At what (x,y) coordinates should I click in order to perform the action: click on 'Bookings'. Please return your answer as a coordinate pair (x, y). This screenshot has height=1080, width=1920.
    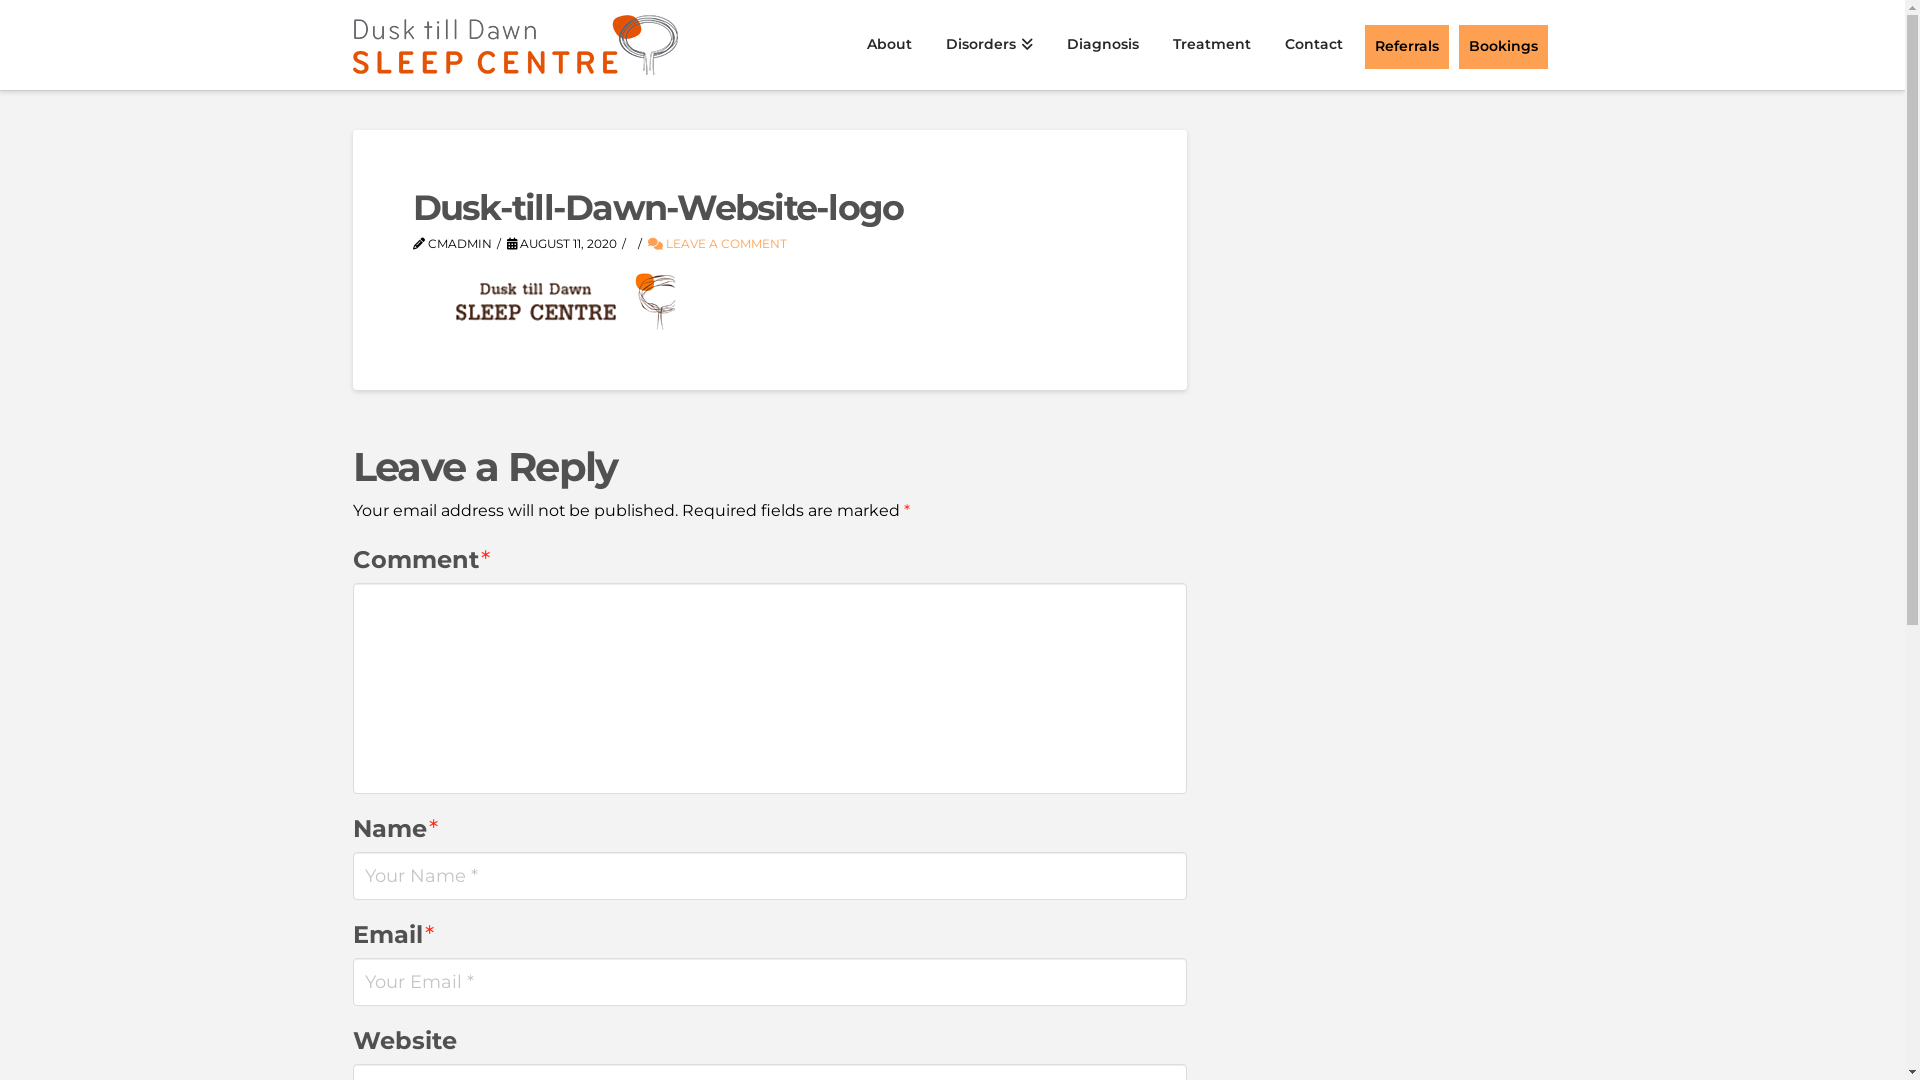
    Looking at the image, I should click on (1502, 45).